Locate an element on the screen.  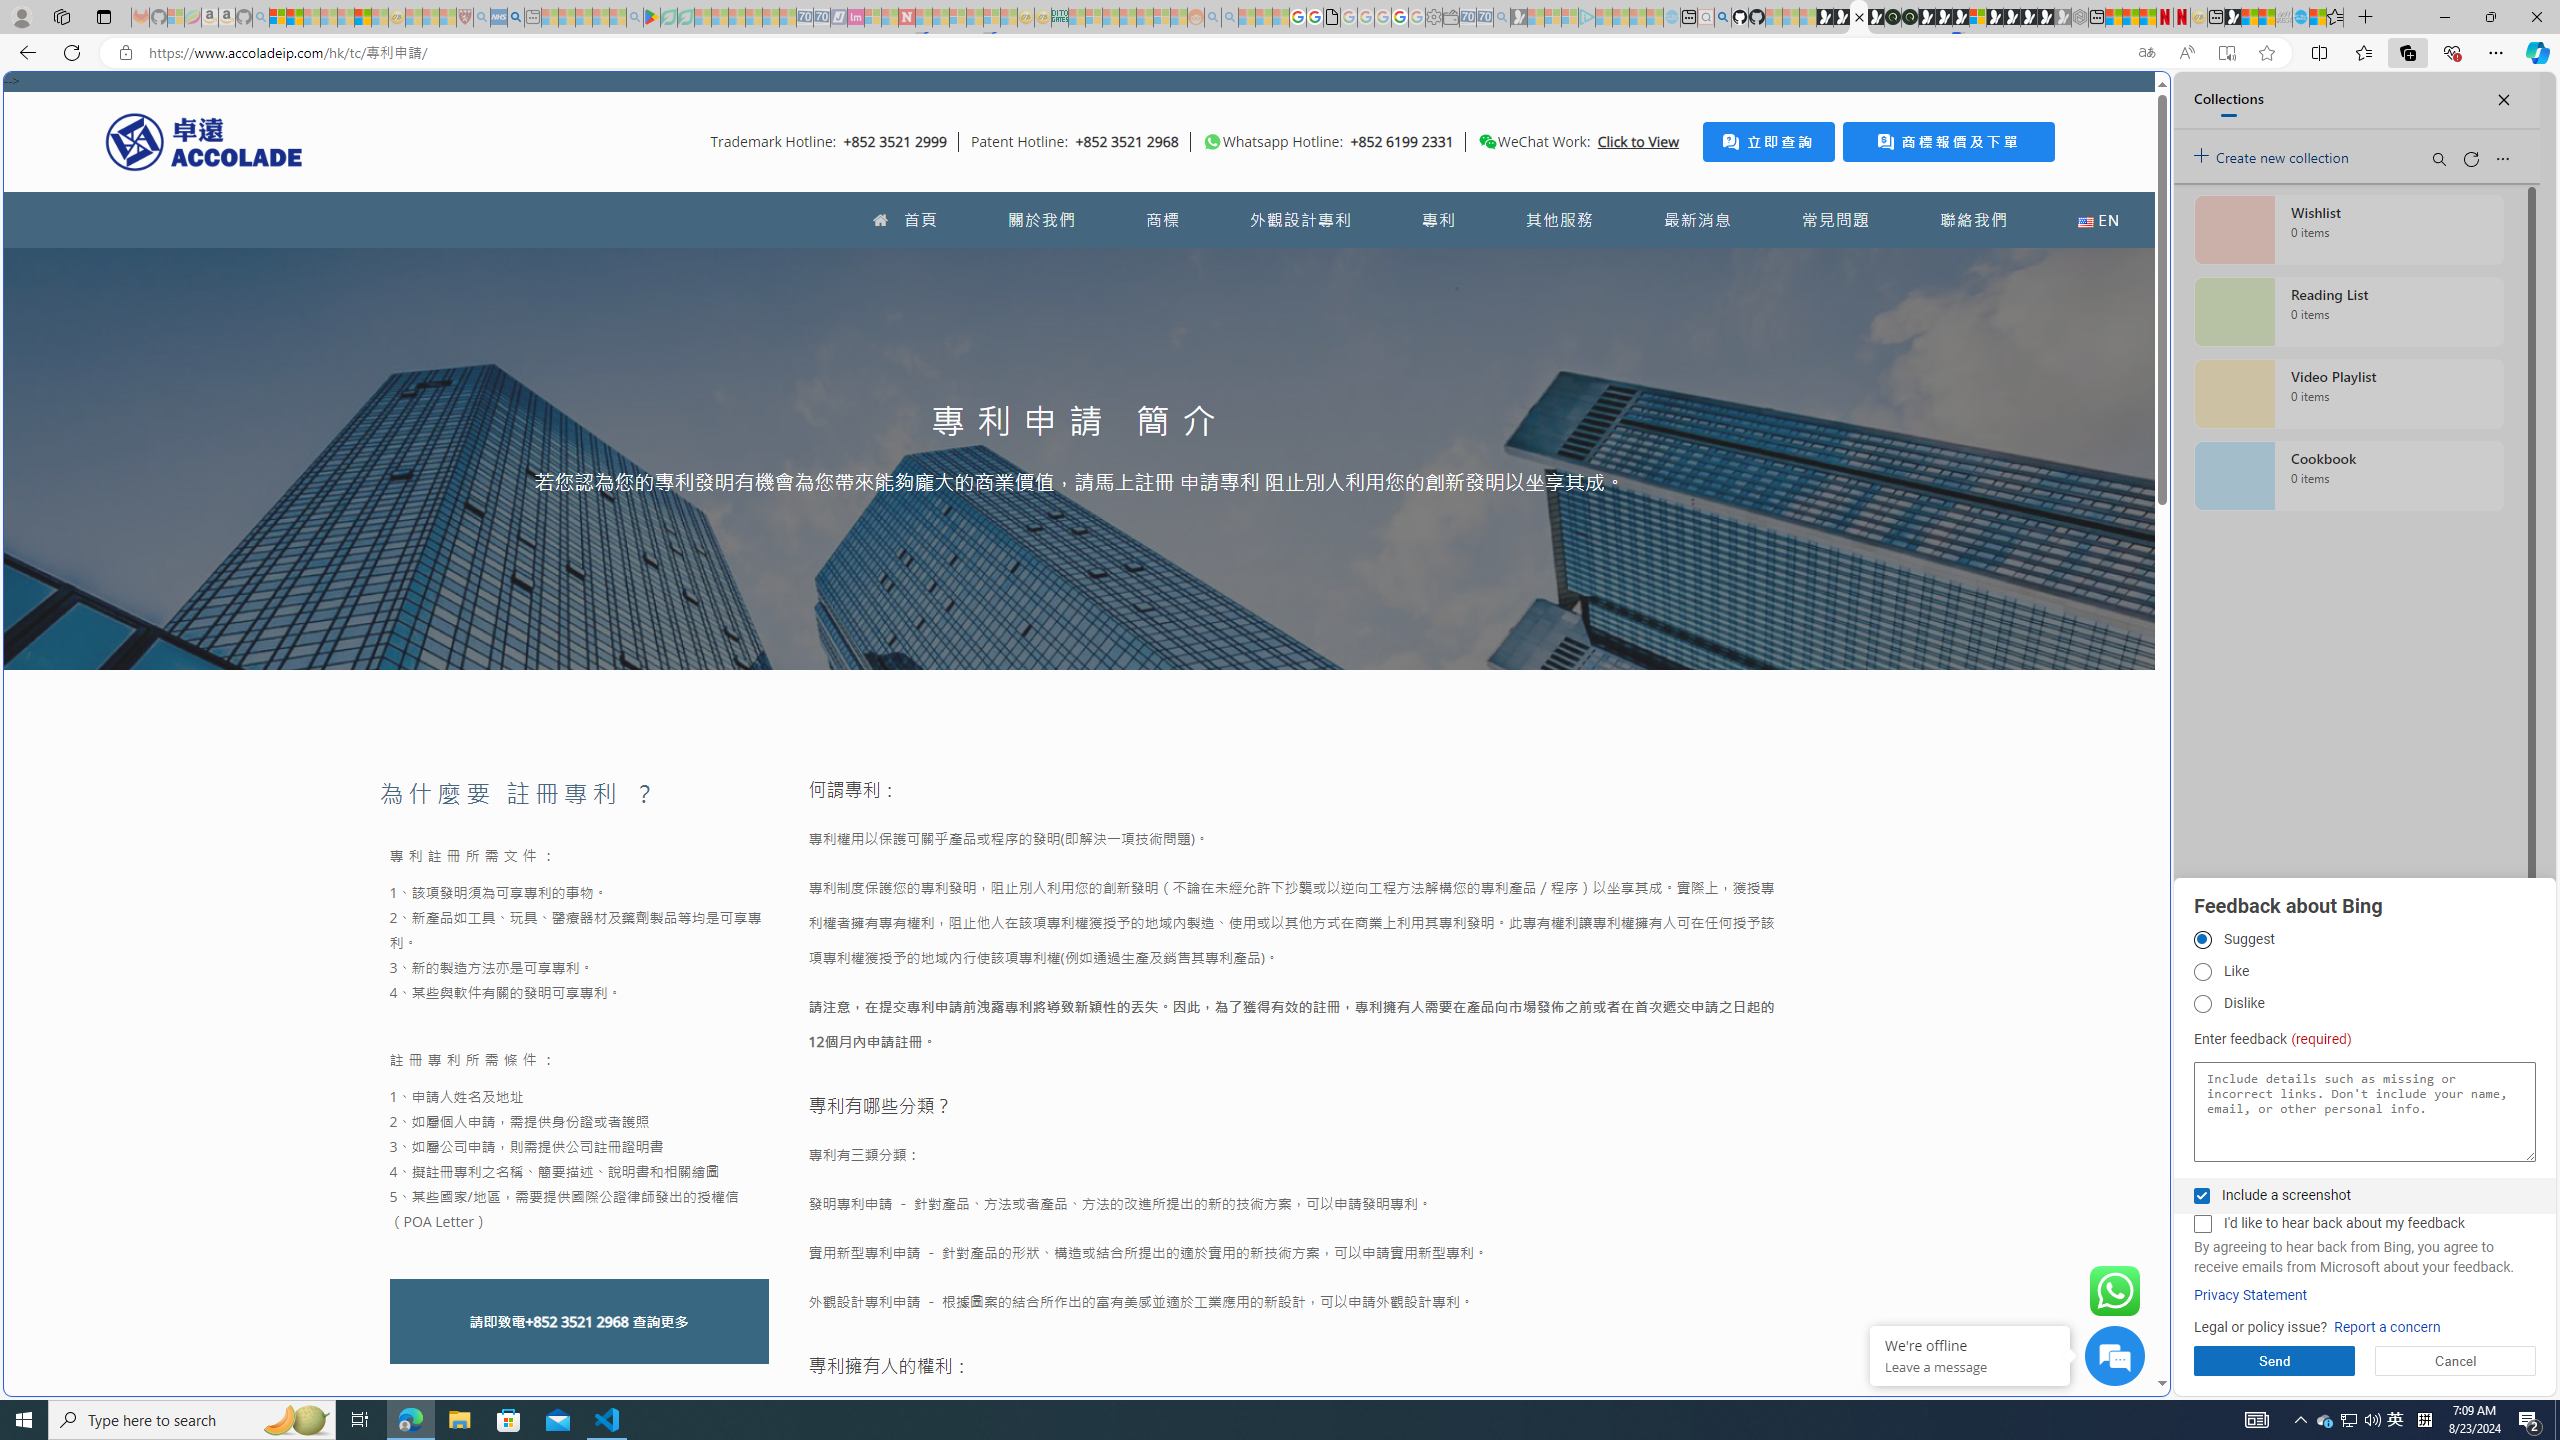
'google - Search - Sleeping' is located at coordinates (633, 16).